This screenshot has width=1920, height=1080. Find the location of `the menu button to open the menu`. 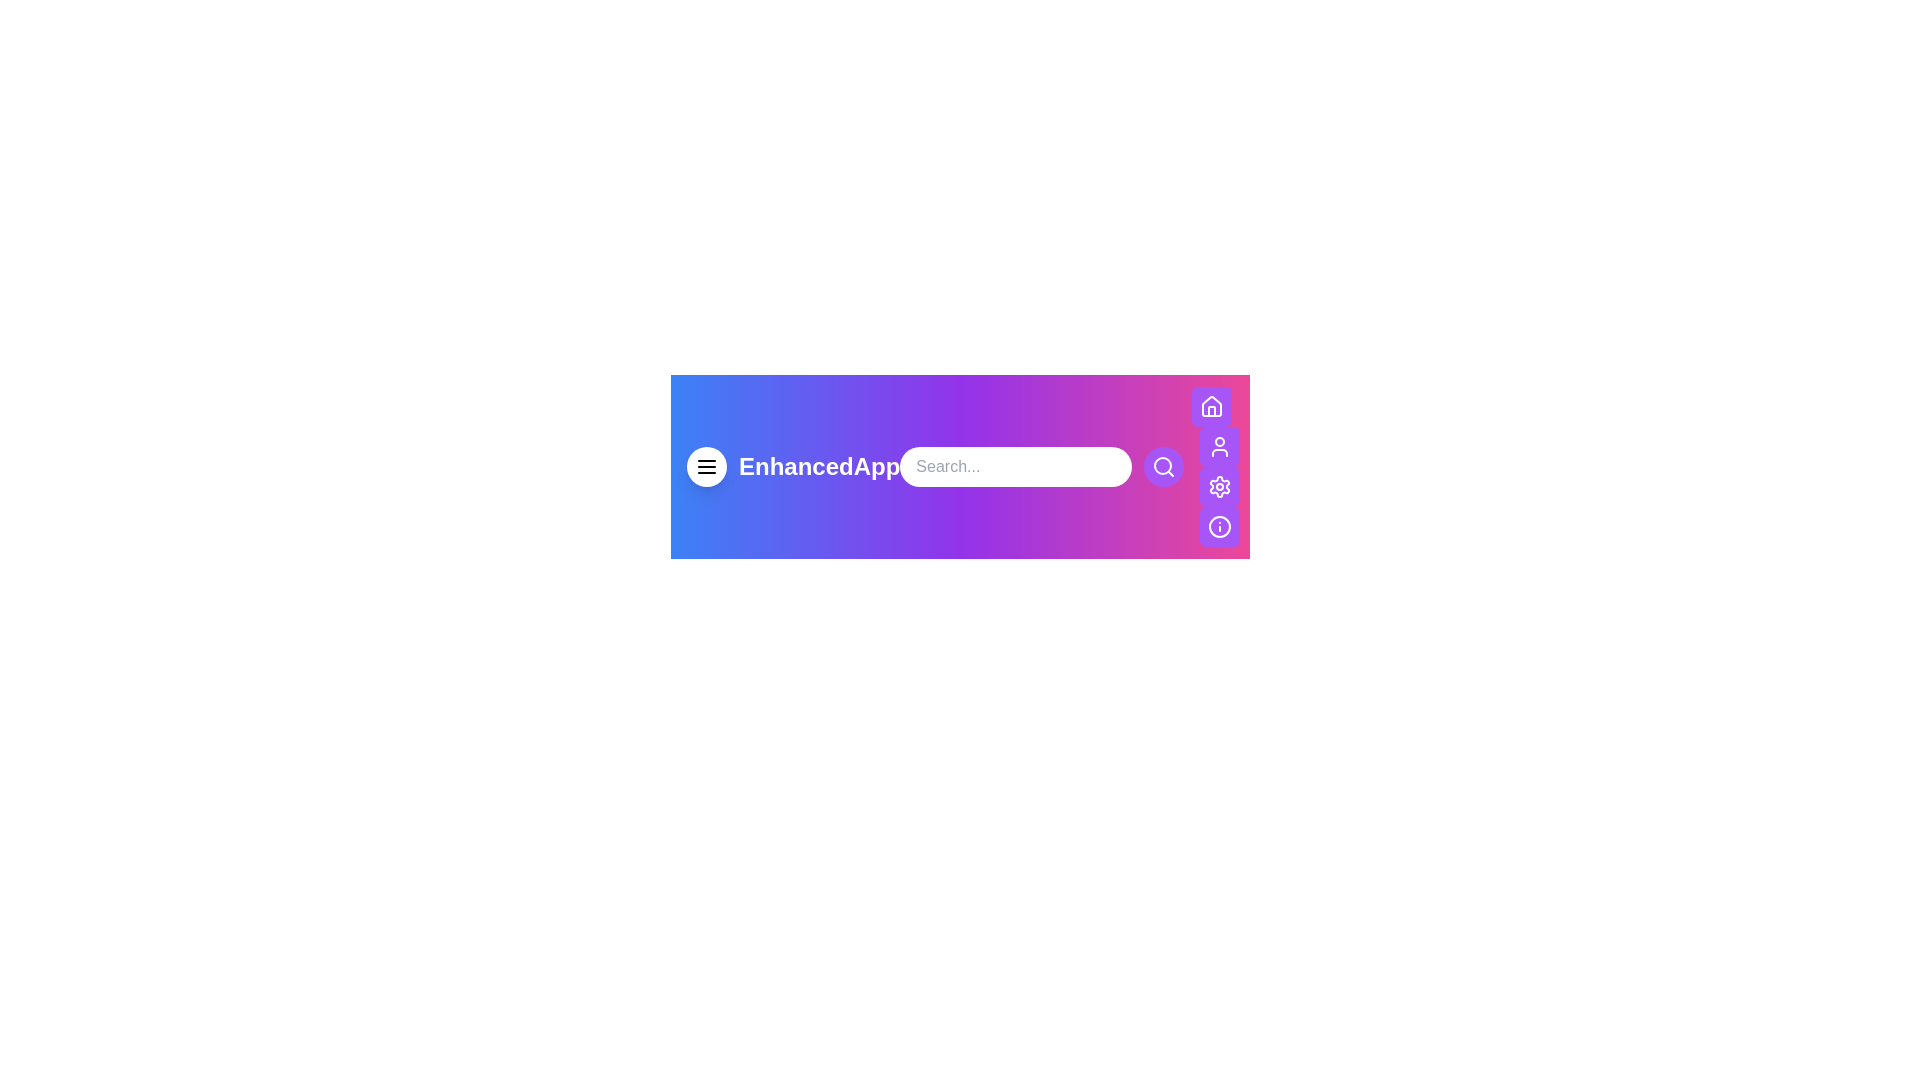

the menu button to open the menu is located at coordinates (706, 466).